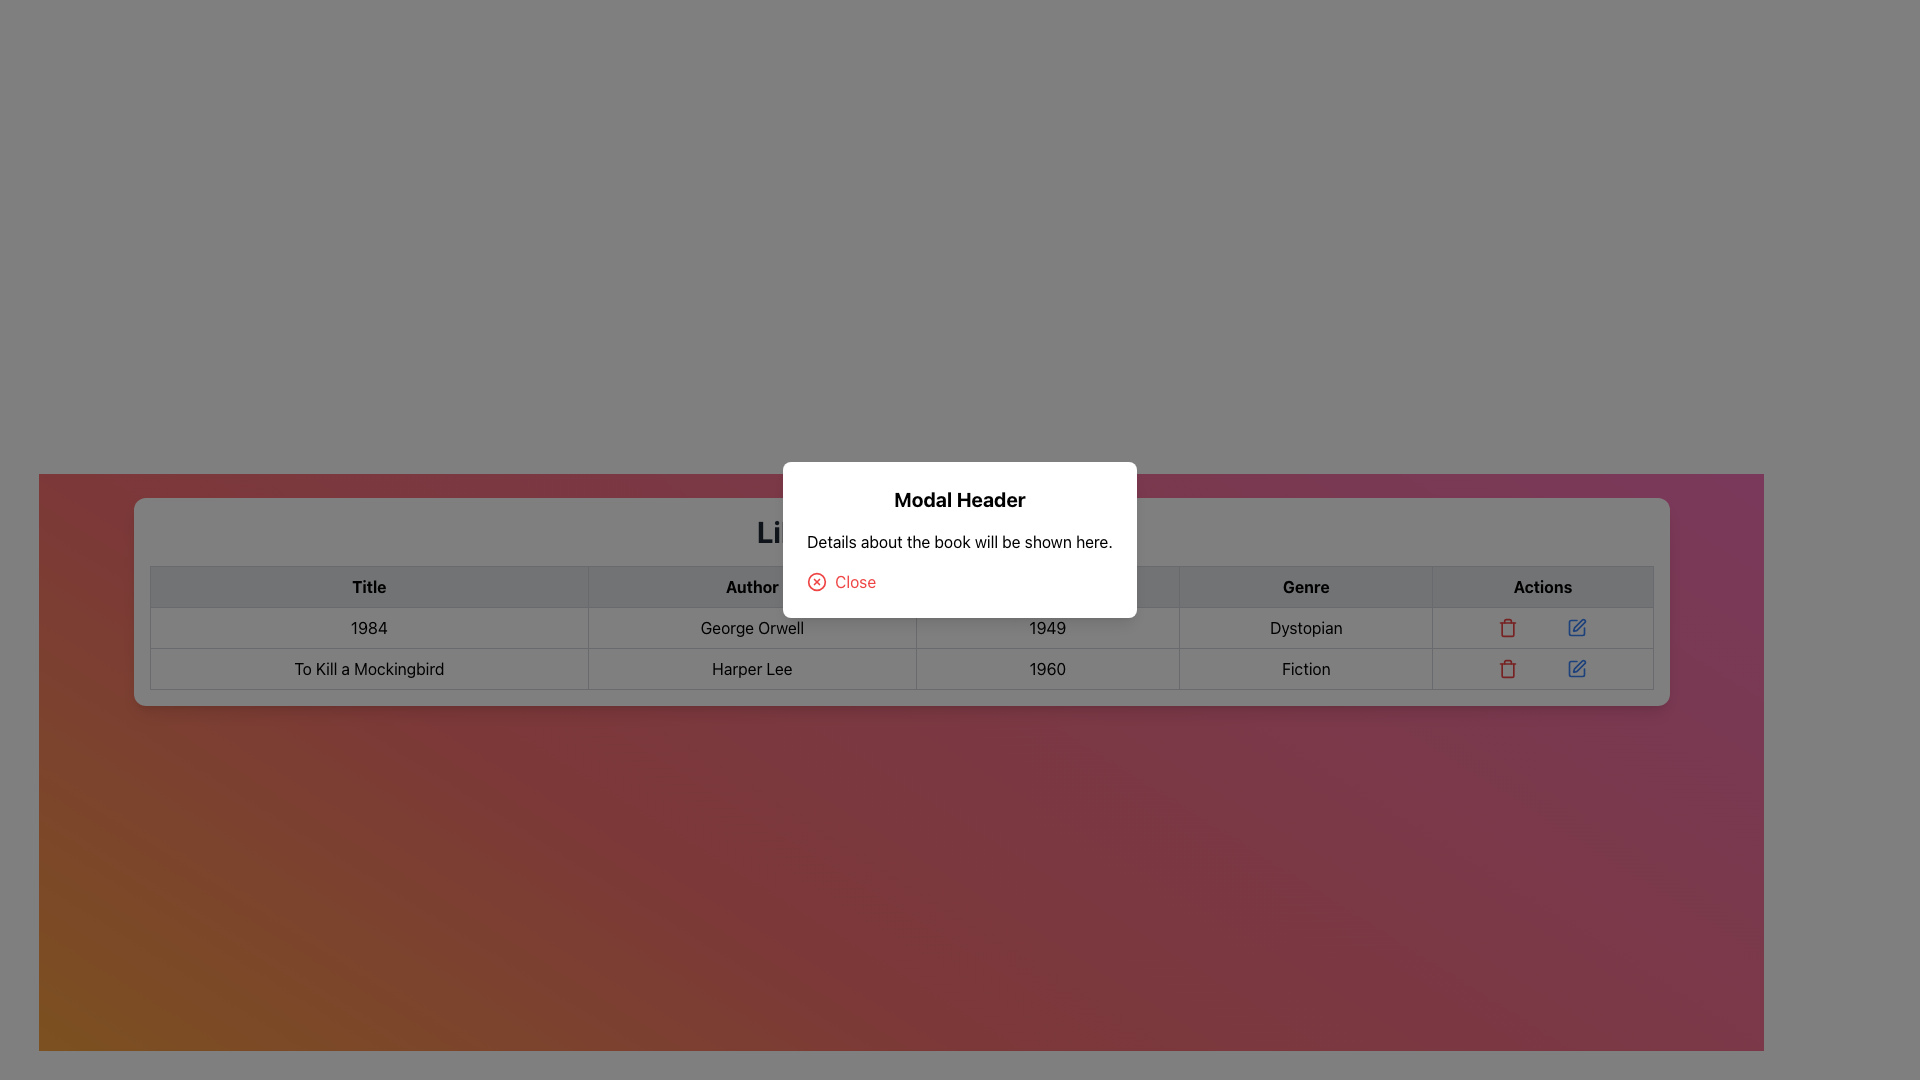 Image resolution: width=1920 pixels, height=1080 pixels. Describe the element at coordinates (1305, 627) in the screenshot. I see `the 'Genre' label for the book '1984', which indicates its classification in the first row of the table` at that location.